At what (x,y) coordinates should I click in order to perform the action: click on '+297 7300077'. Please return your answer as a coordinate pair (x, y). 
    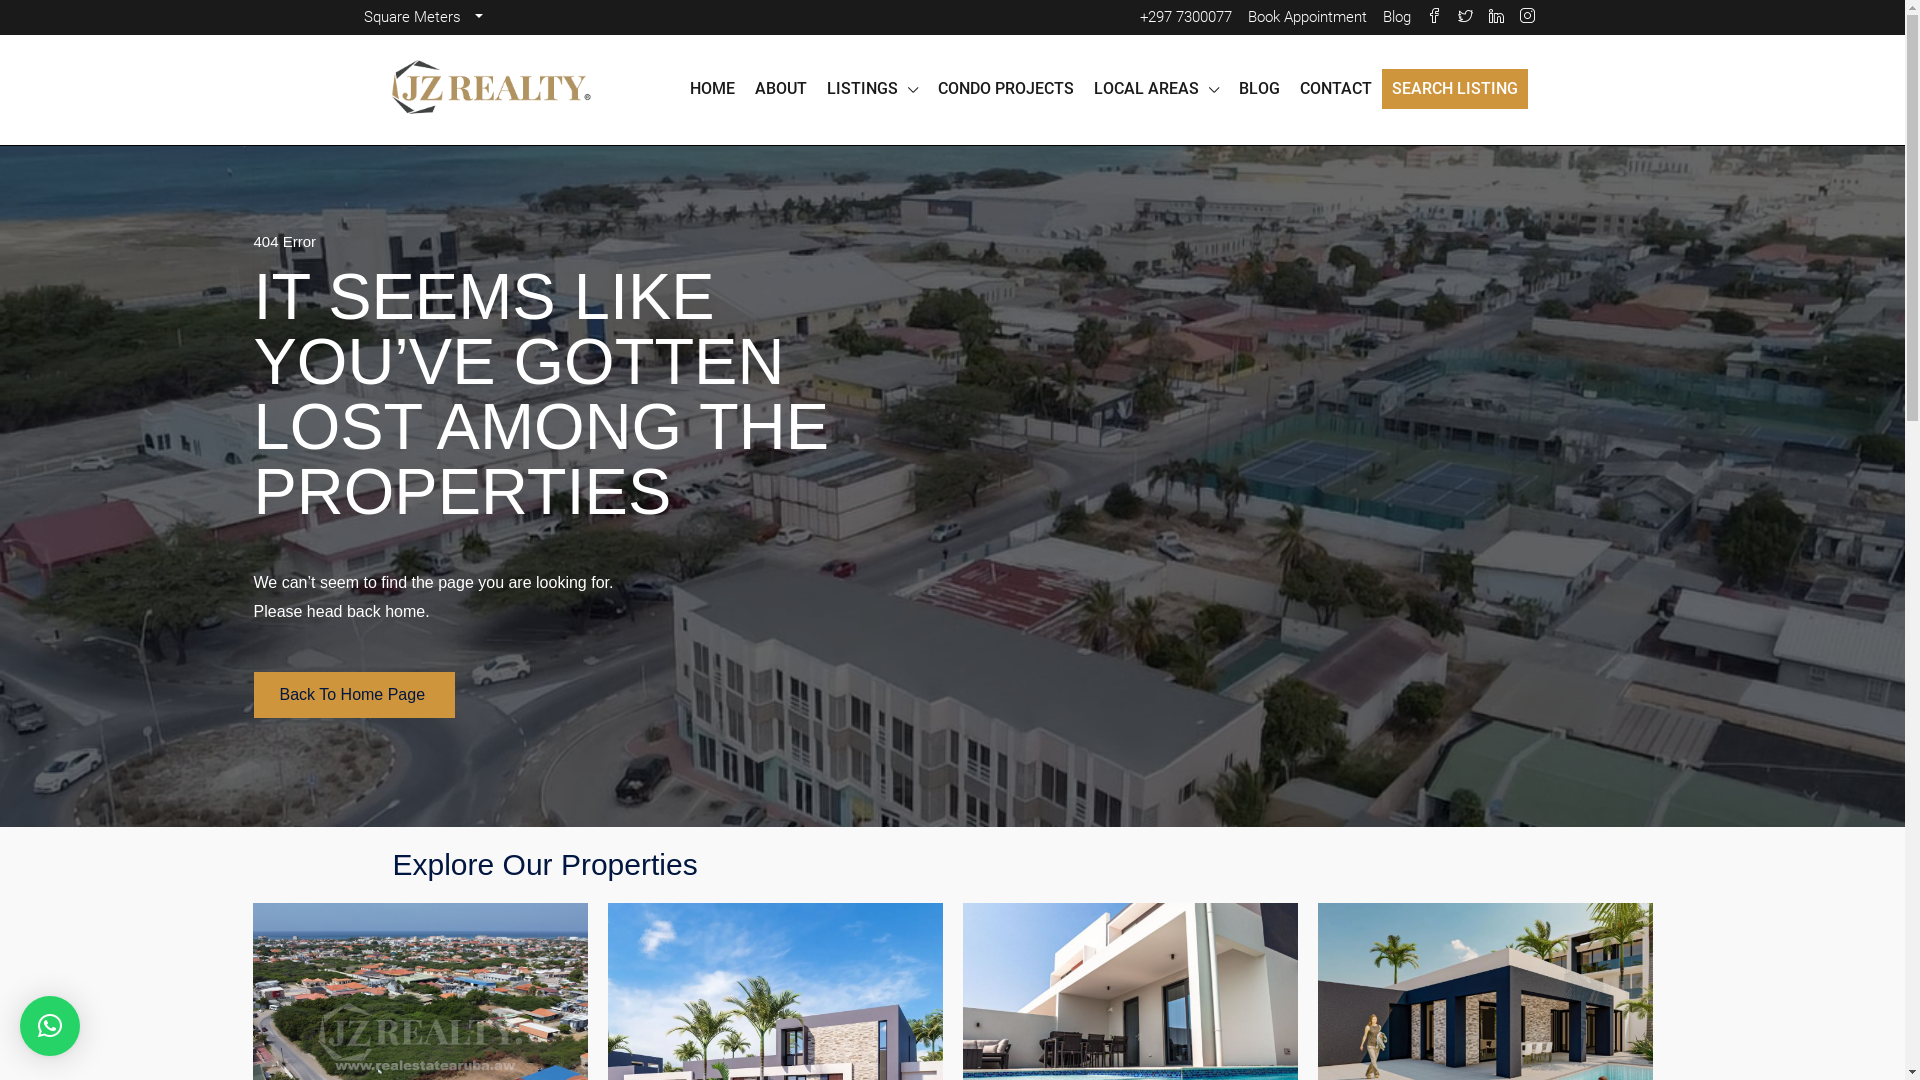
    Looking at the image, I should click on (1185, 17).